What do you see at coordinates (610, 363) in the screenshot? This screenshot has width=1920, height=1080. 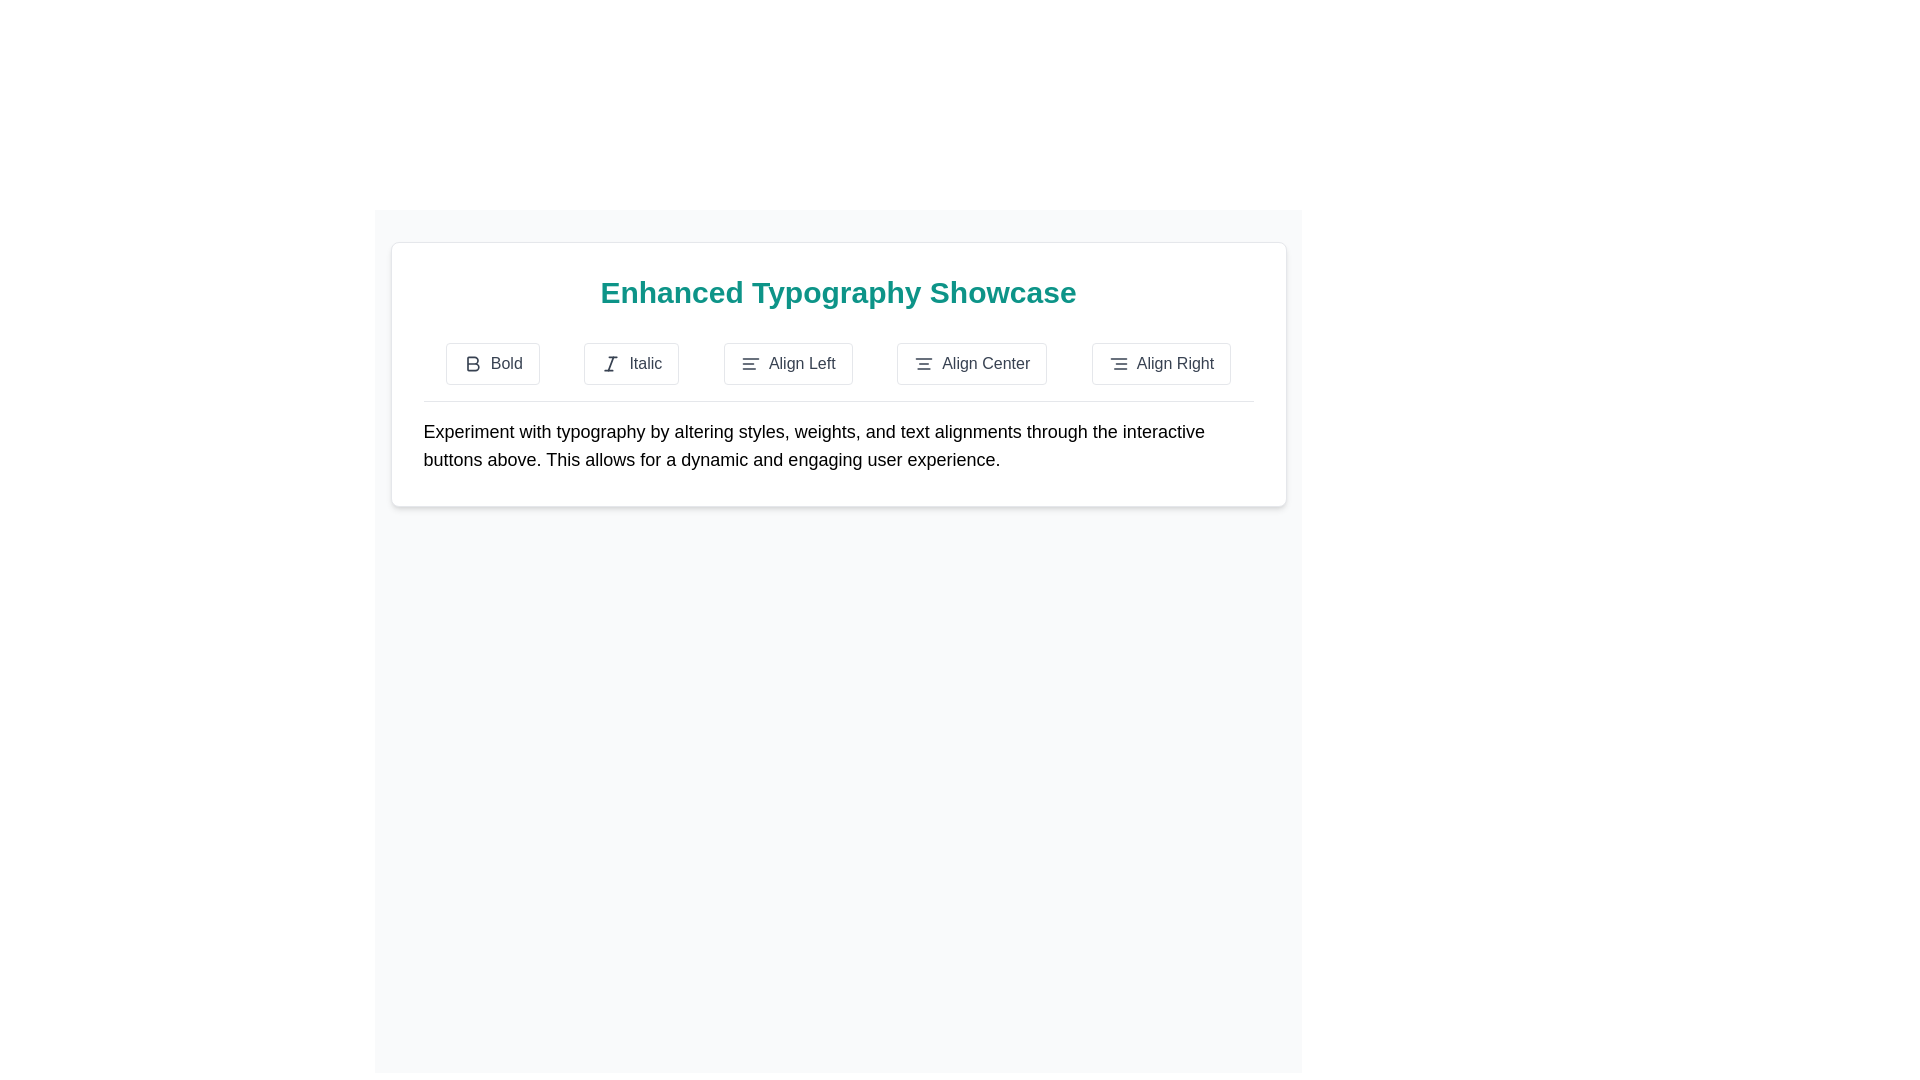 I see `central decorative line of the SVG icon representing the 'Italic' formatting option, located within the second button of the Enhanced Typography Showcase` at bounding box center [610, 363].